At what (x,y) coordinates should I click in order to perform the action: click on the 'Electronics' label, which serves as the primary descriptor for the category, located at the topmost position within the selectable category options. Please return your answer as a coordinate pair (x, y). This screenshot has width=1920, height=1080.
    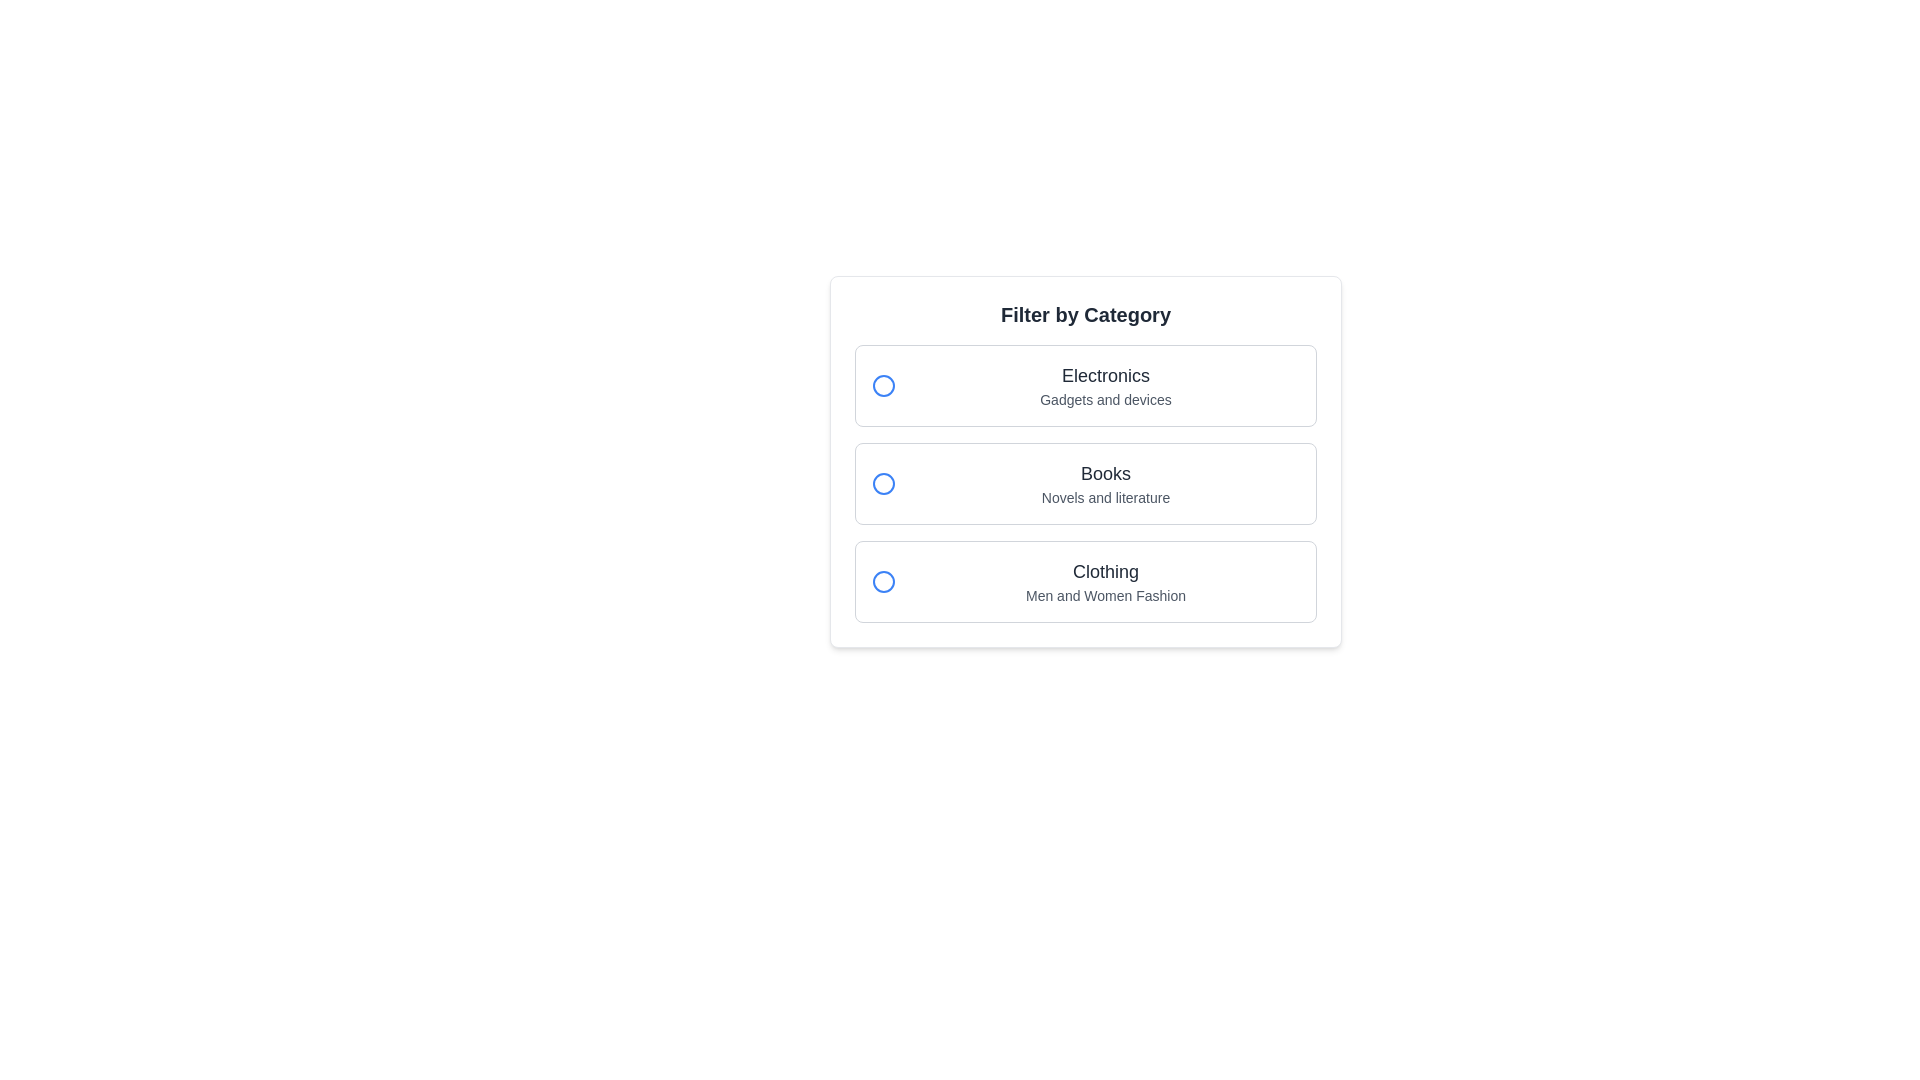
    Looking at the image, I should click on (1104, 375).